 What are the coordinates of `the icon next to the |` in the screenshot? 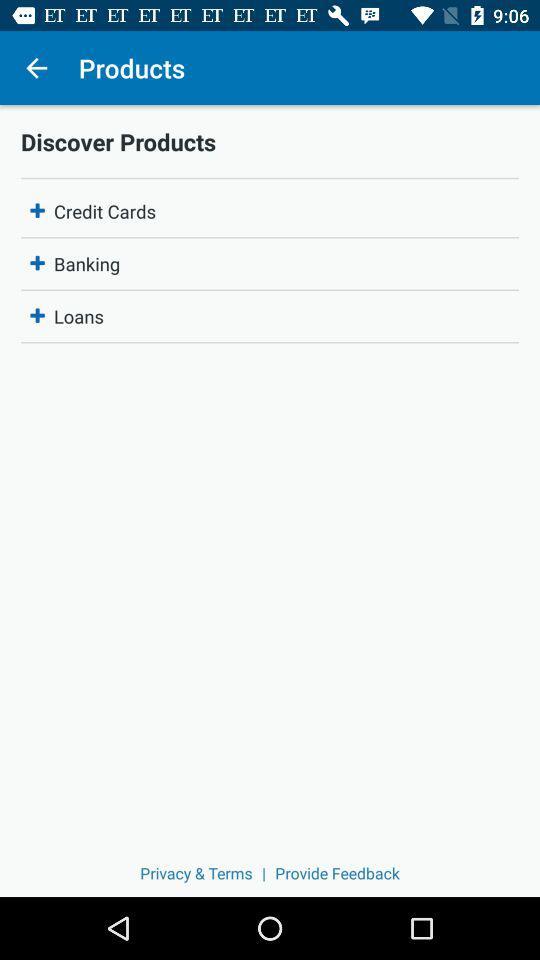 It's located at (337, 872).